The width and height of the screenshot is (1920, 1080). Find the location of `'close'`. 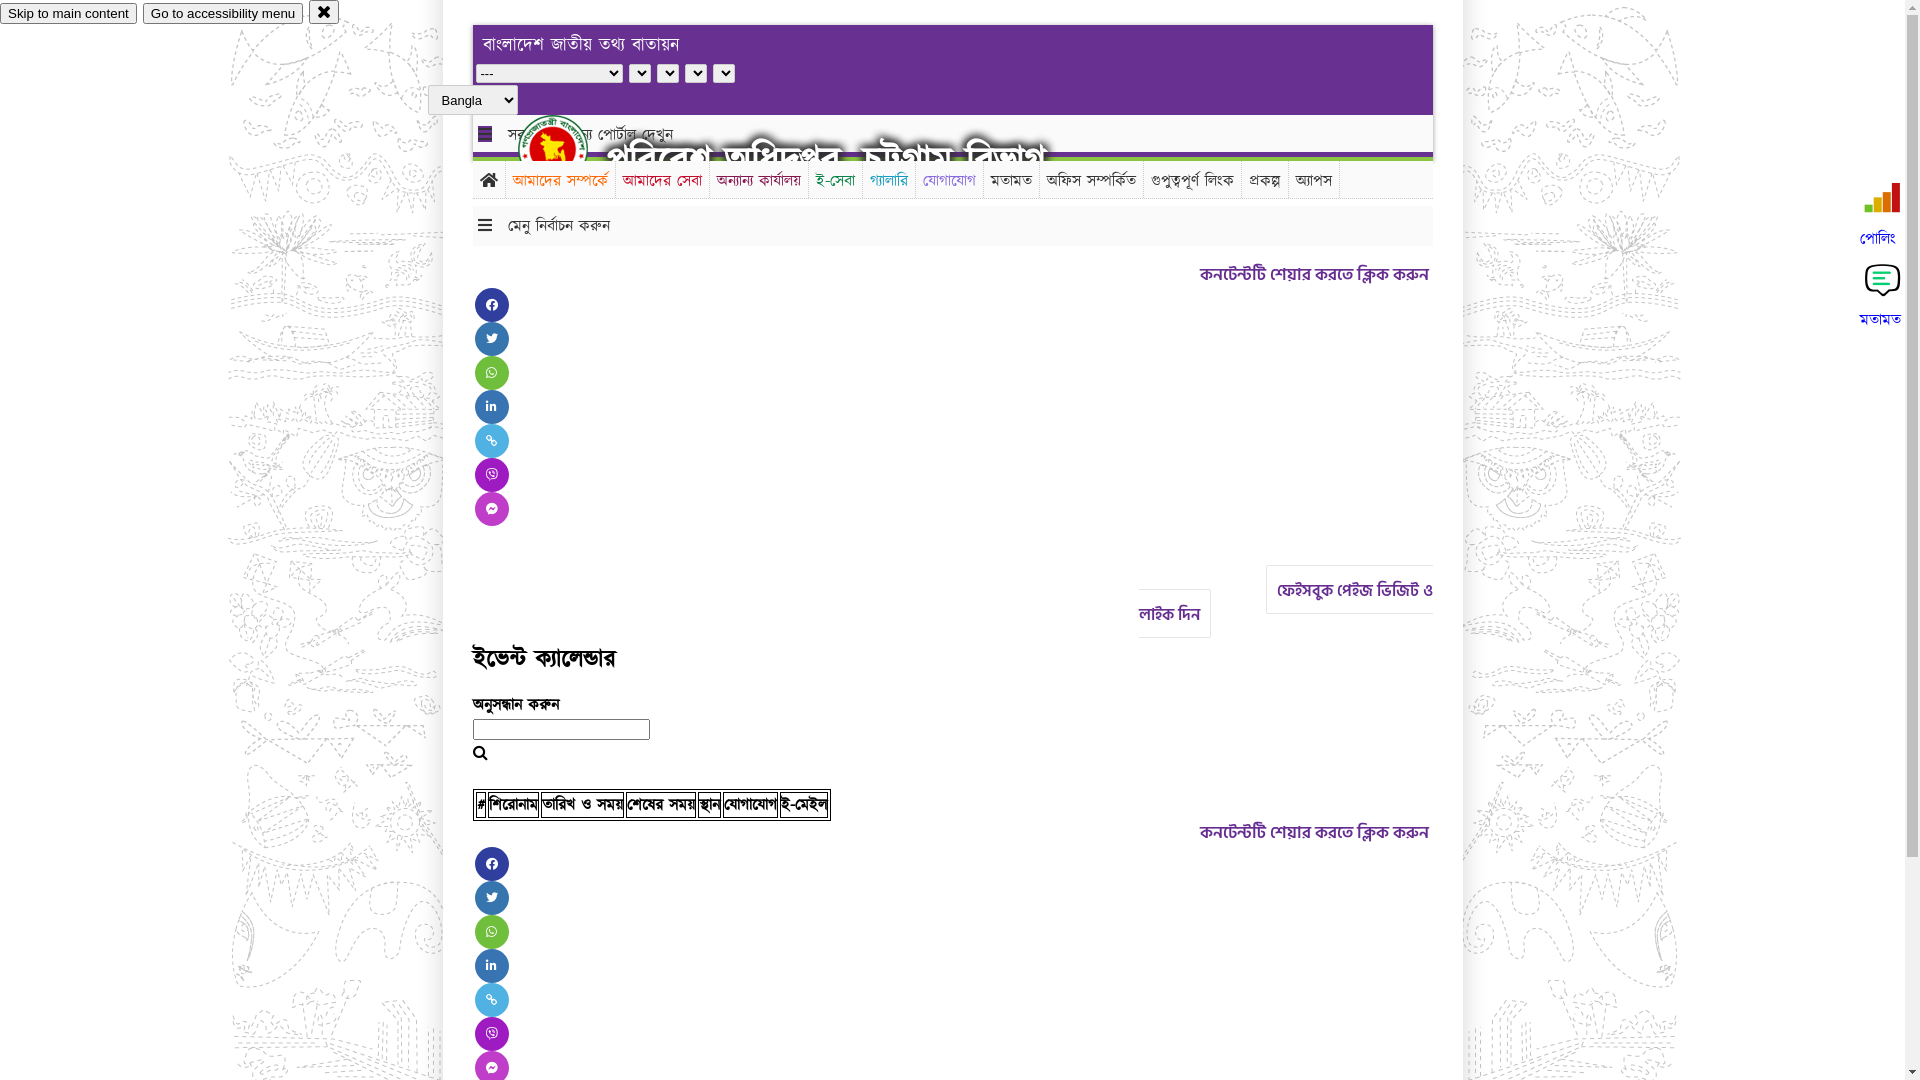

'close' is located at coordinates (324, 11).